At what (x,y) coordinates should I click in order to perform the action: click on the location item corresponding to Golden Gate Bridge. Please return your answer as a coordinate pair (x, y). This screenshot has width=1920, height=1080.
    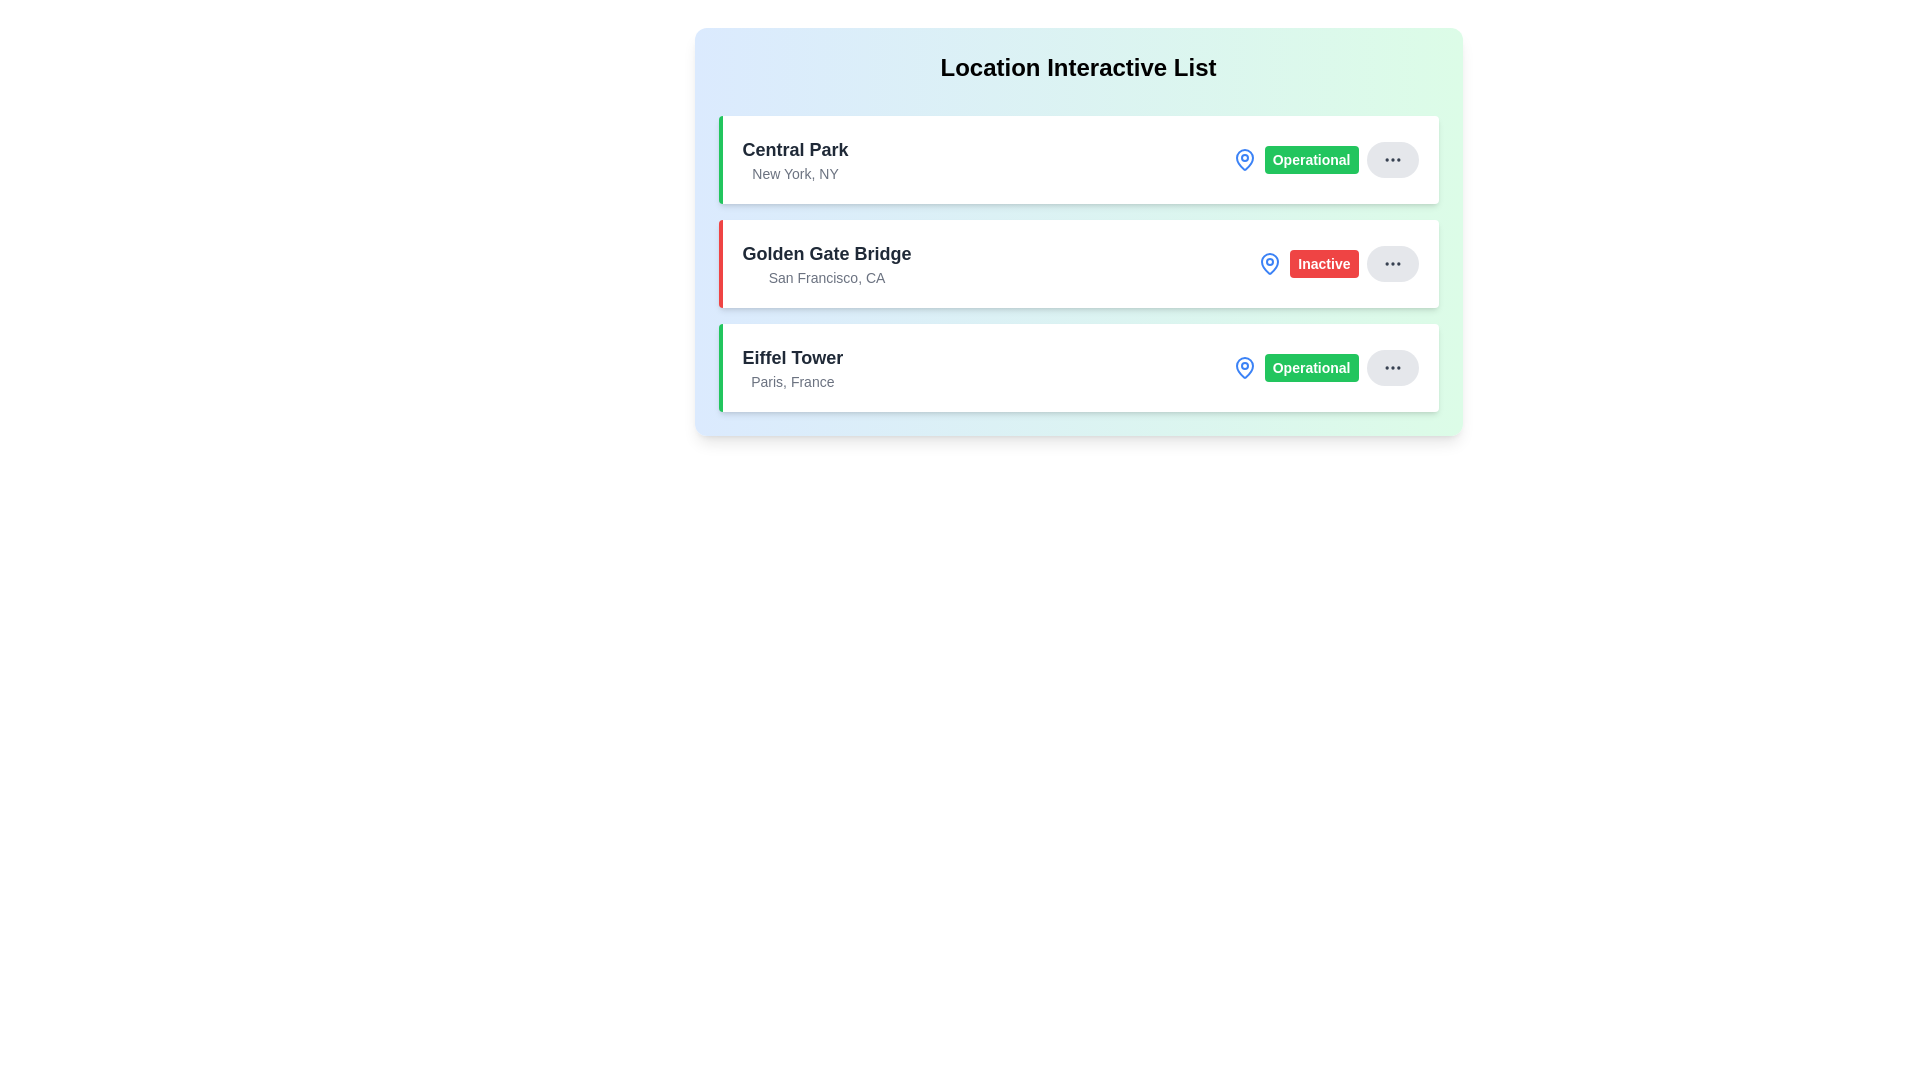
    Looking at the image, I should click on (1077, 262).